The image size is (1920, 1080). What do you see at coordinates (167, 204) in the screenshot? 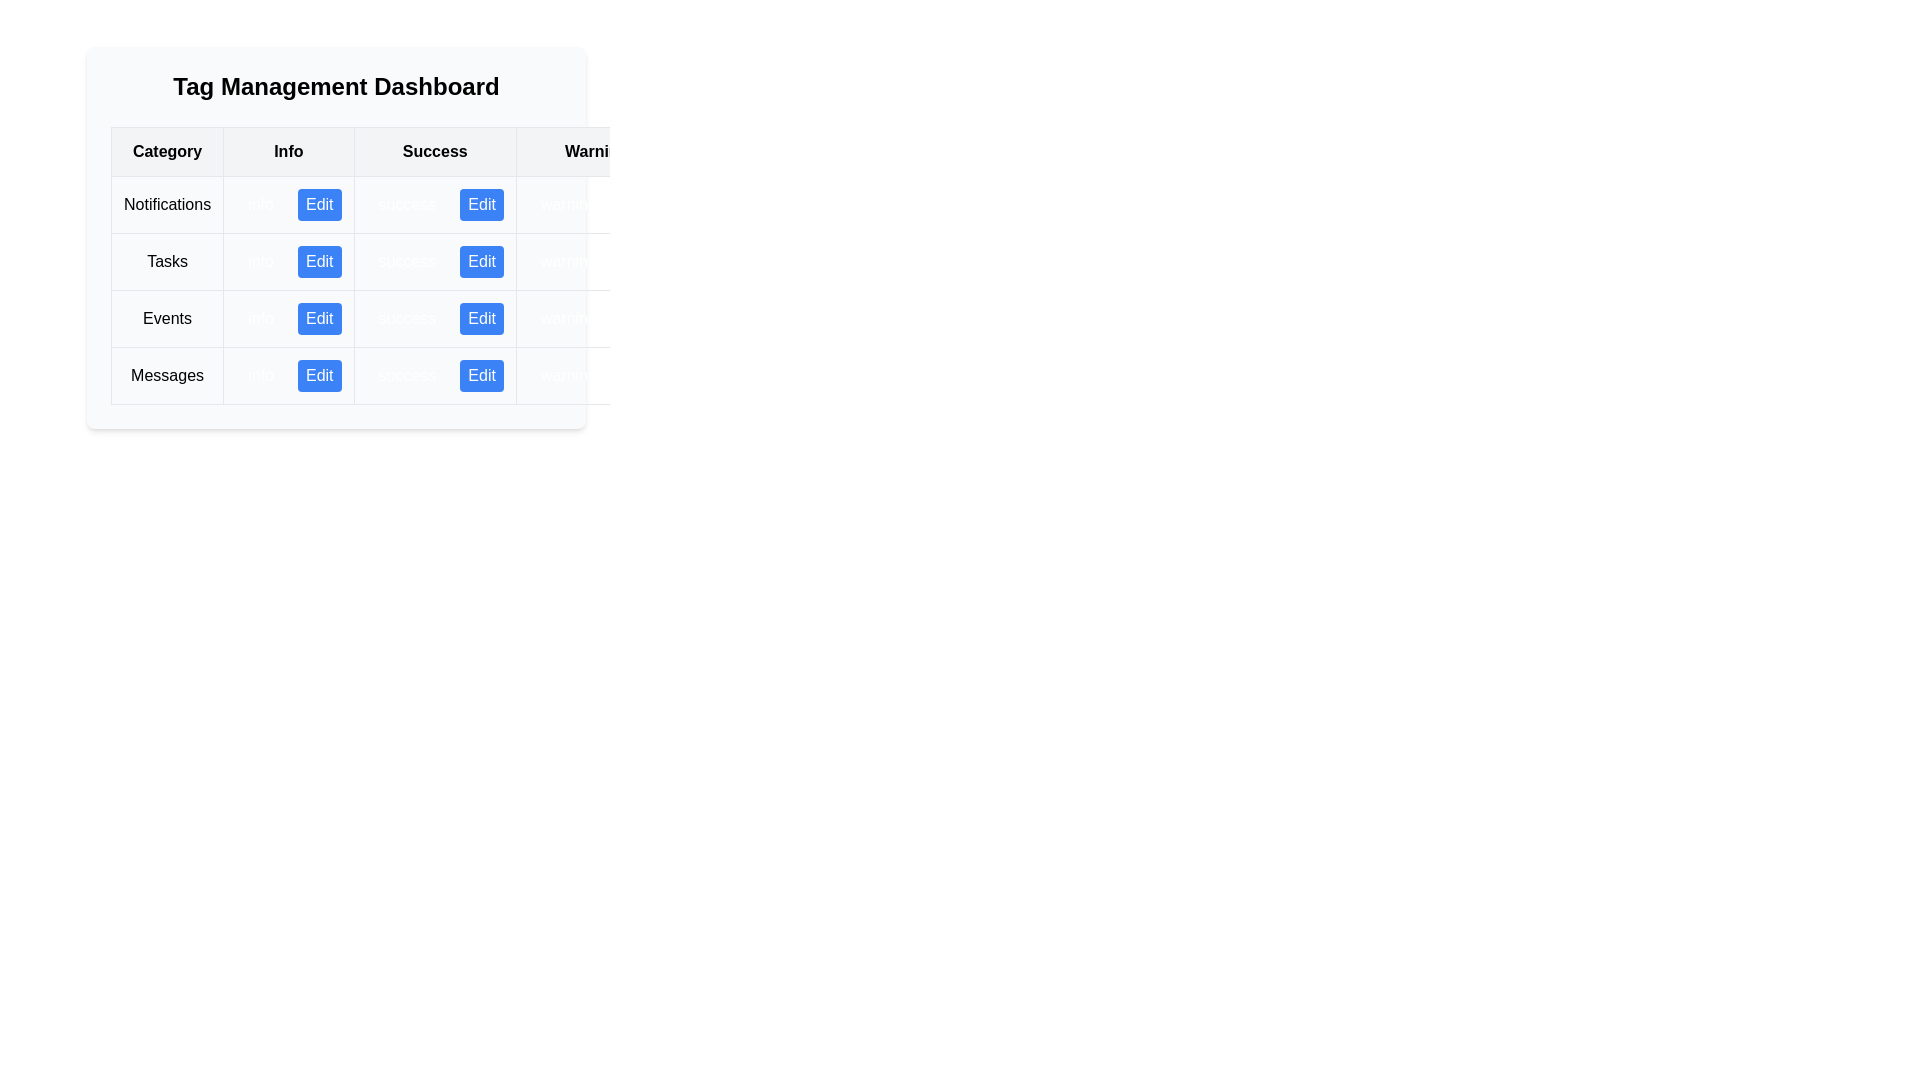
I see `the Static Label displaying 'Notifications' in bold font, located in the first column under the 'Category' header, which is the topmost row in this column` at bounding box center [167, 204].